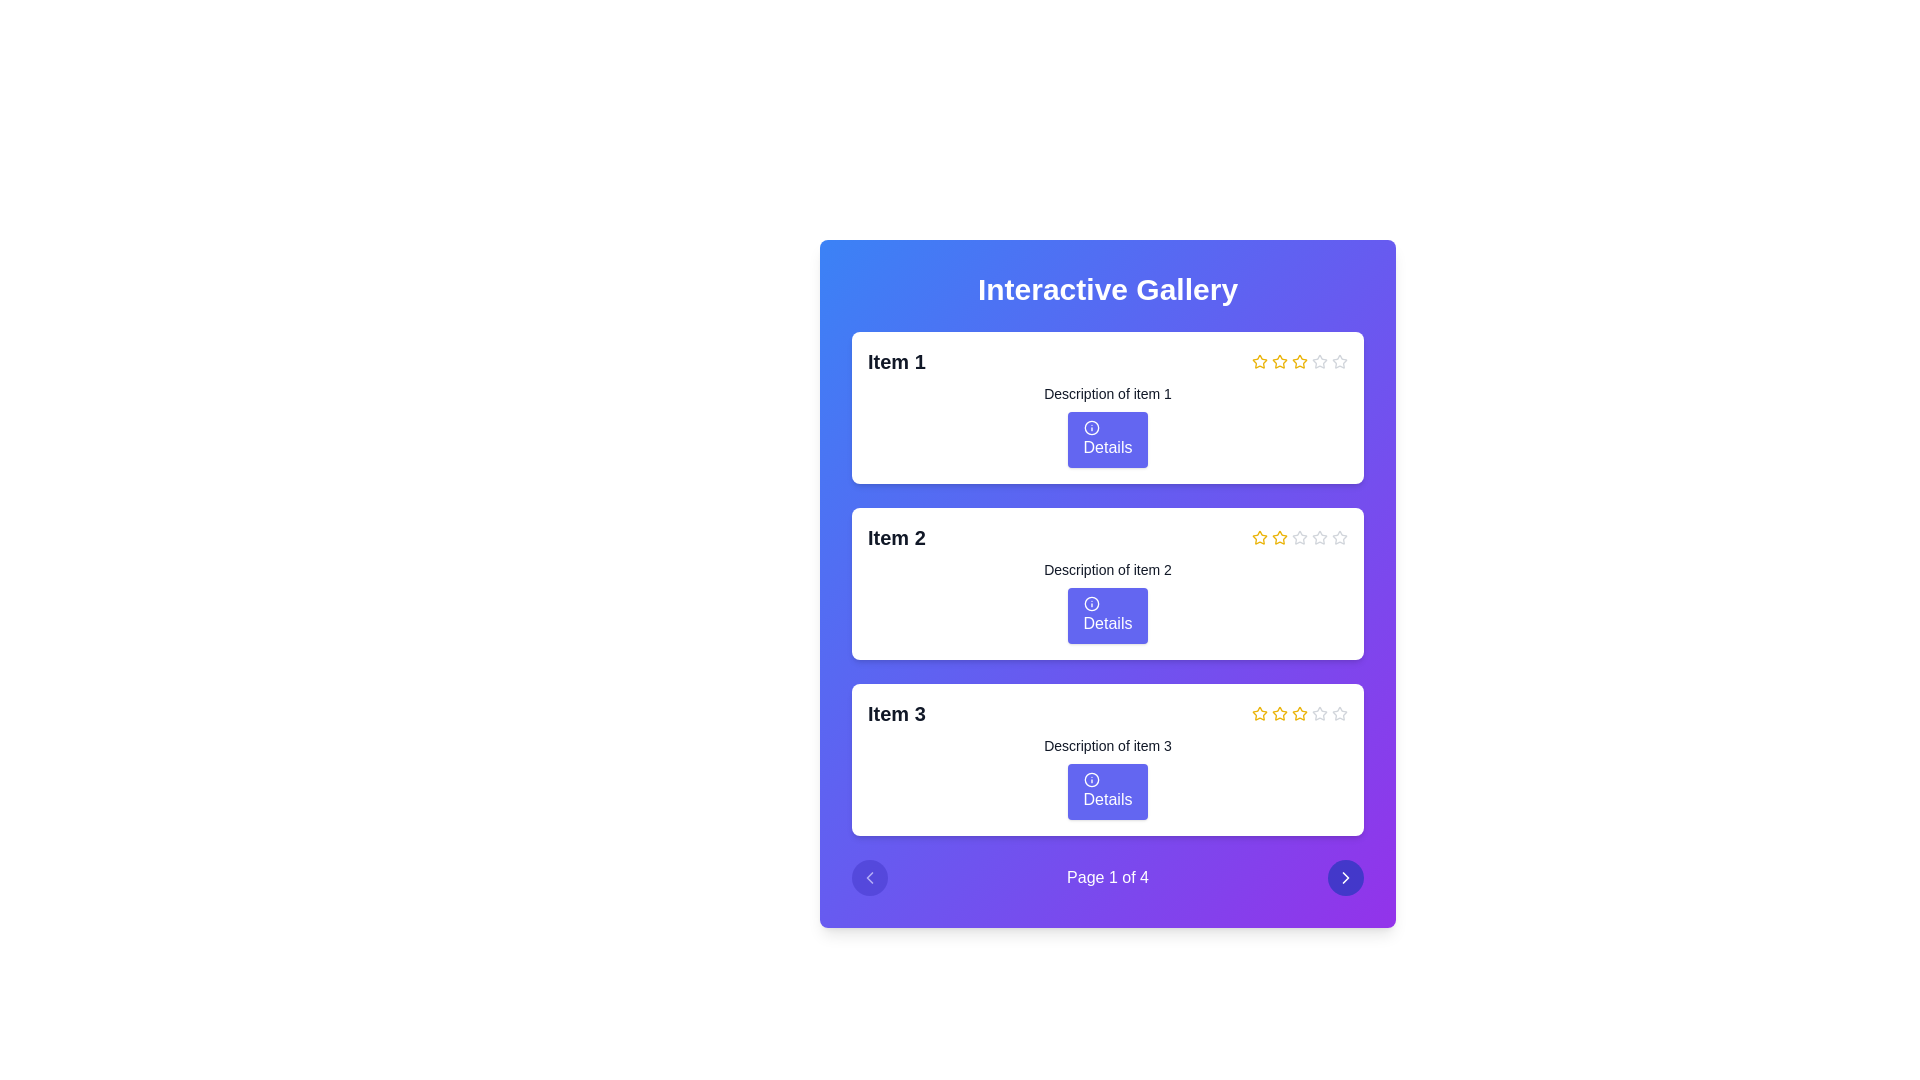  Describe the element at coordinates (1280, 362) in the screenshot. I see `the third star icon in the 'Item 1' section, which is highlighted in yellow to indicate it has been selected` at that location.